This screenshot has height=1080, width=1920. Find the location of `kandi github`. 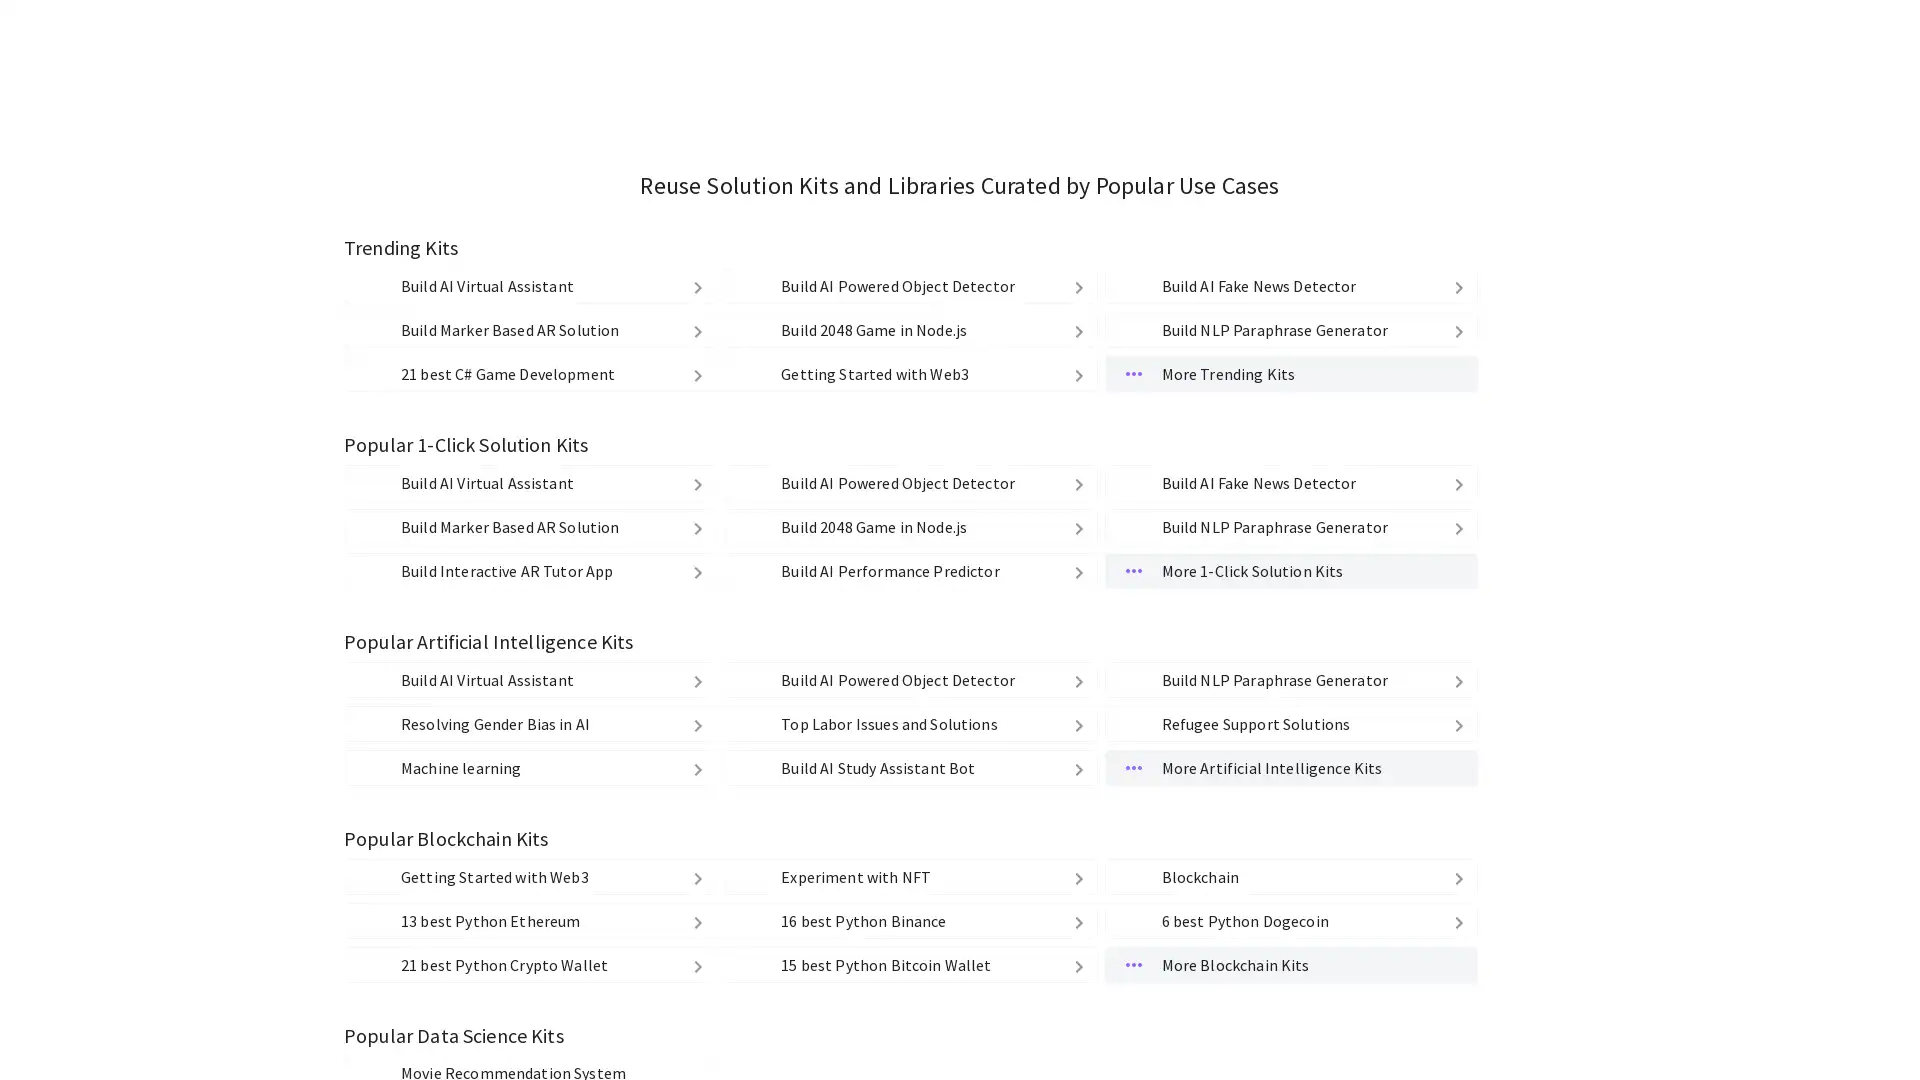

kandi github is located at coordinates (1828, 68).